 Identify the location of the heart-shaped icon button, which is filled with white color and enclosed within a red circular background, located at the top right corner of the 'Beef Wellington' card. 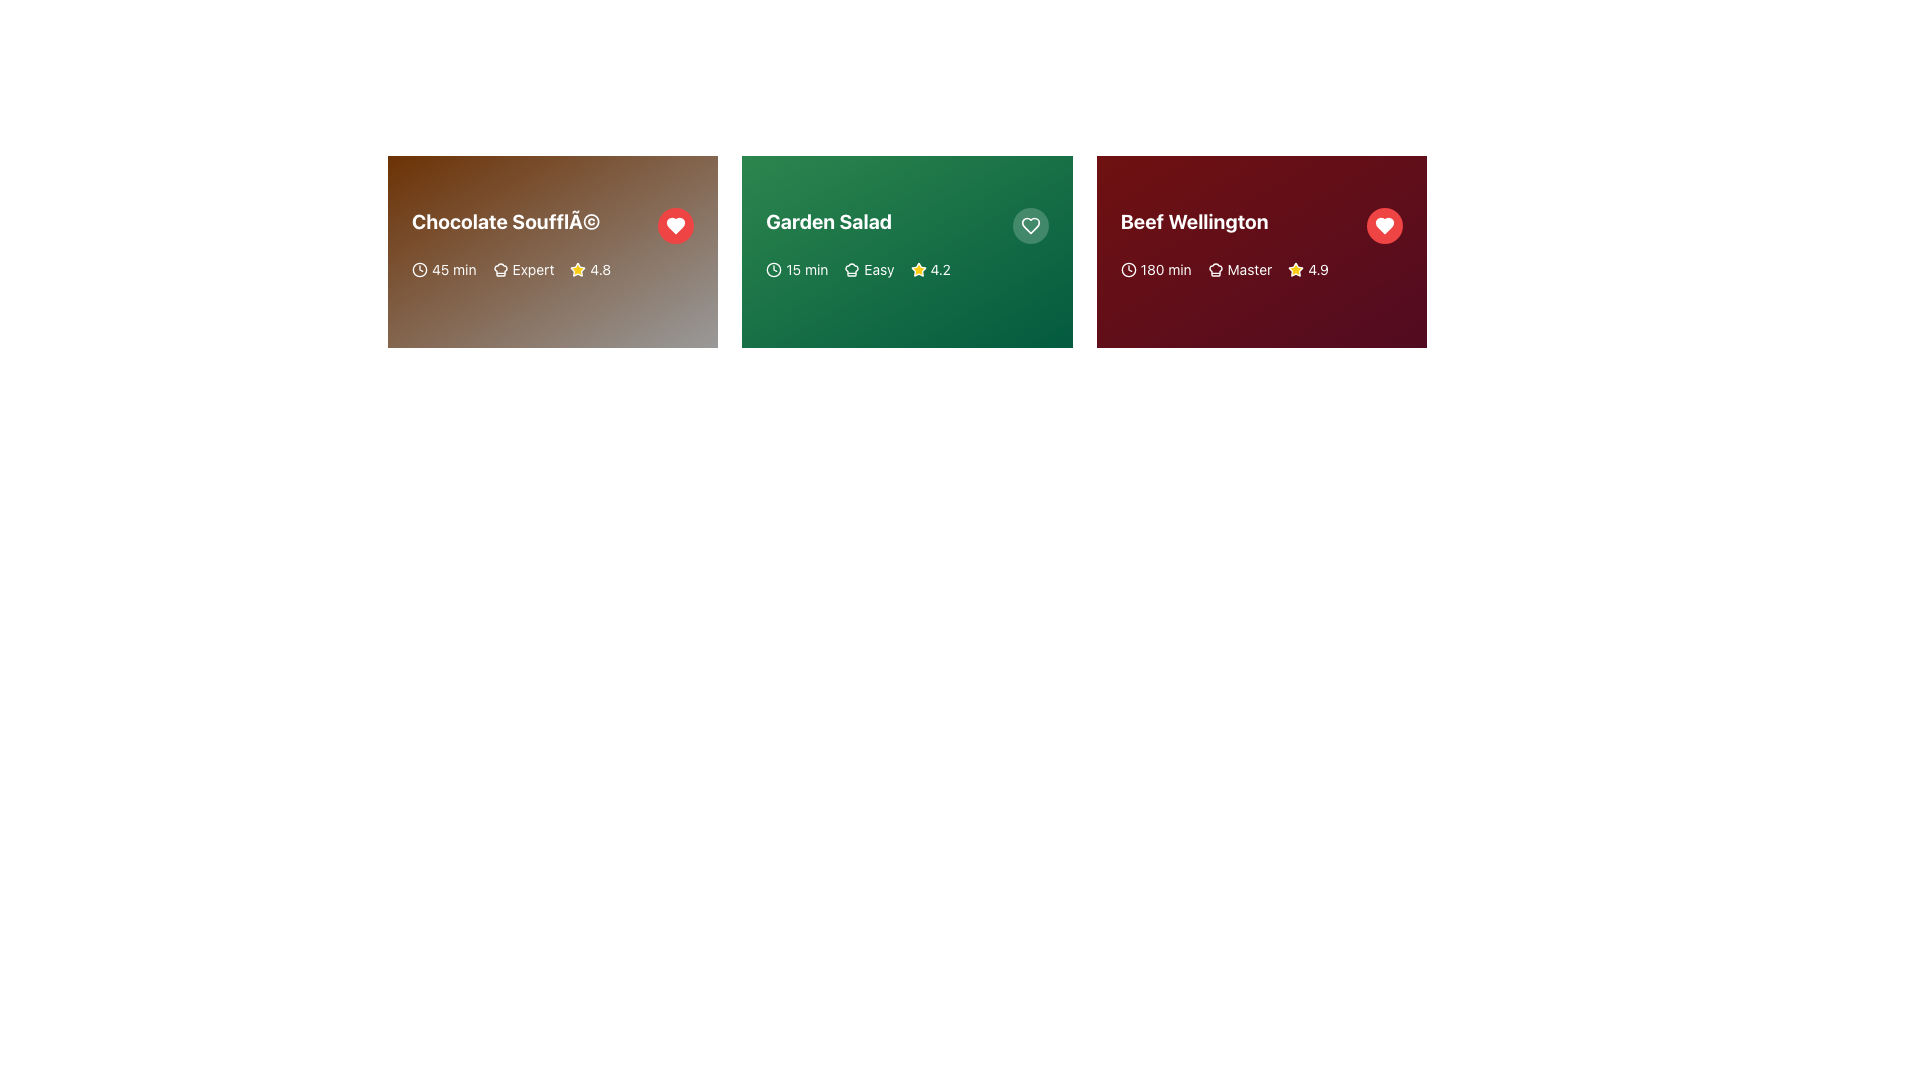
(1384, 225).